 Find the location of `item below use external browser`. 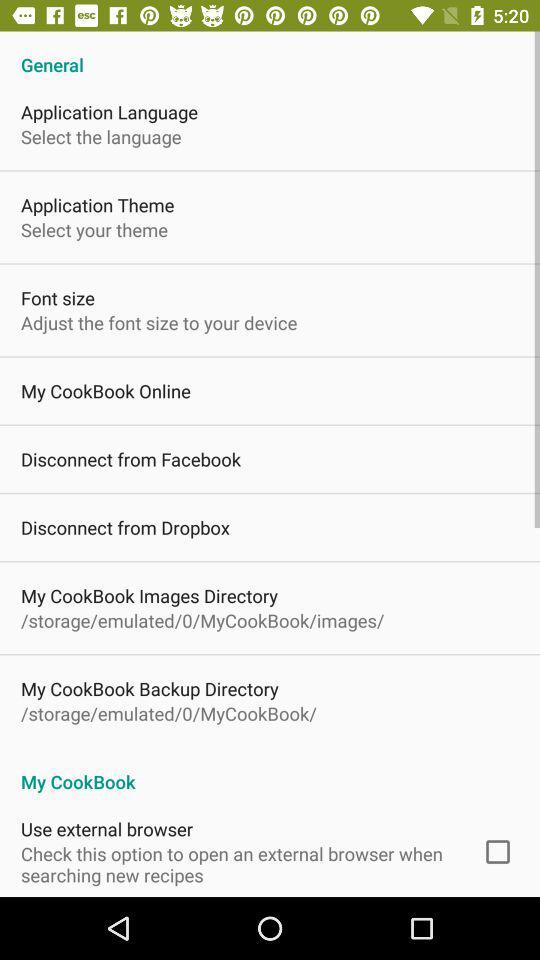

item below use external browser is located at coordinates (238, 863).